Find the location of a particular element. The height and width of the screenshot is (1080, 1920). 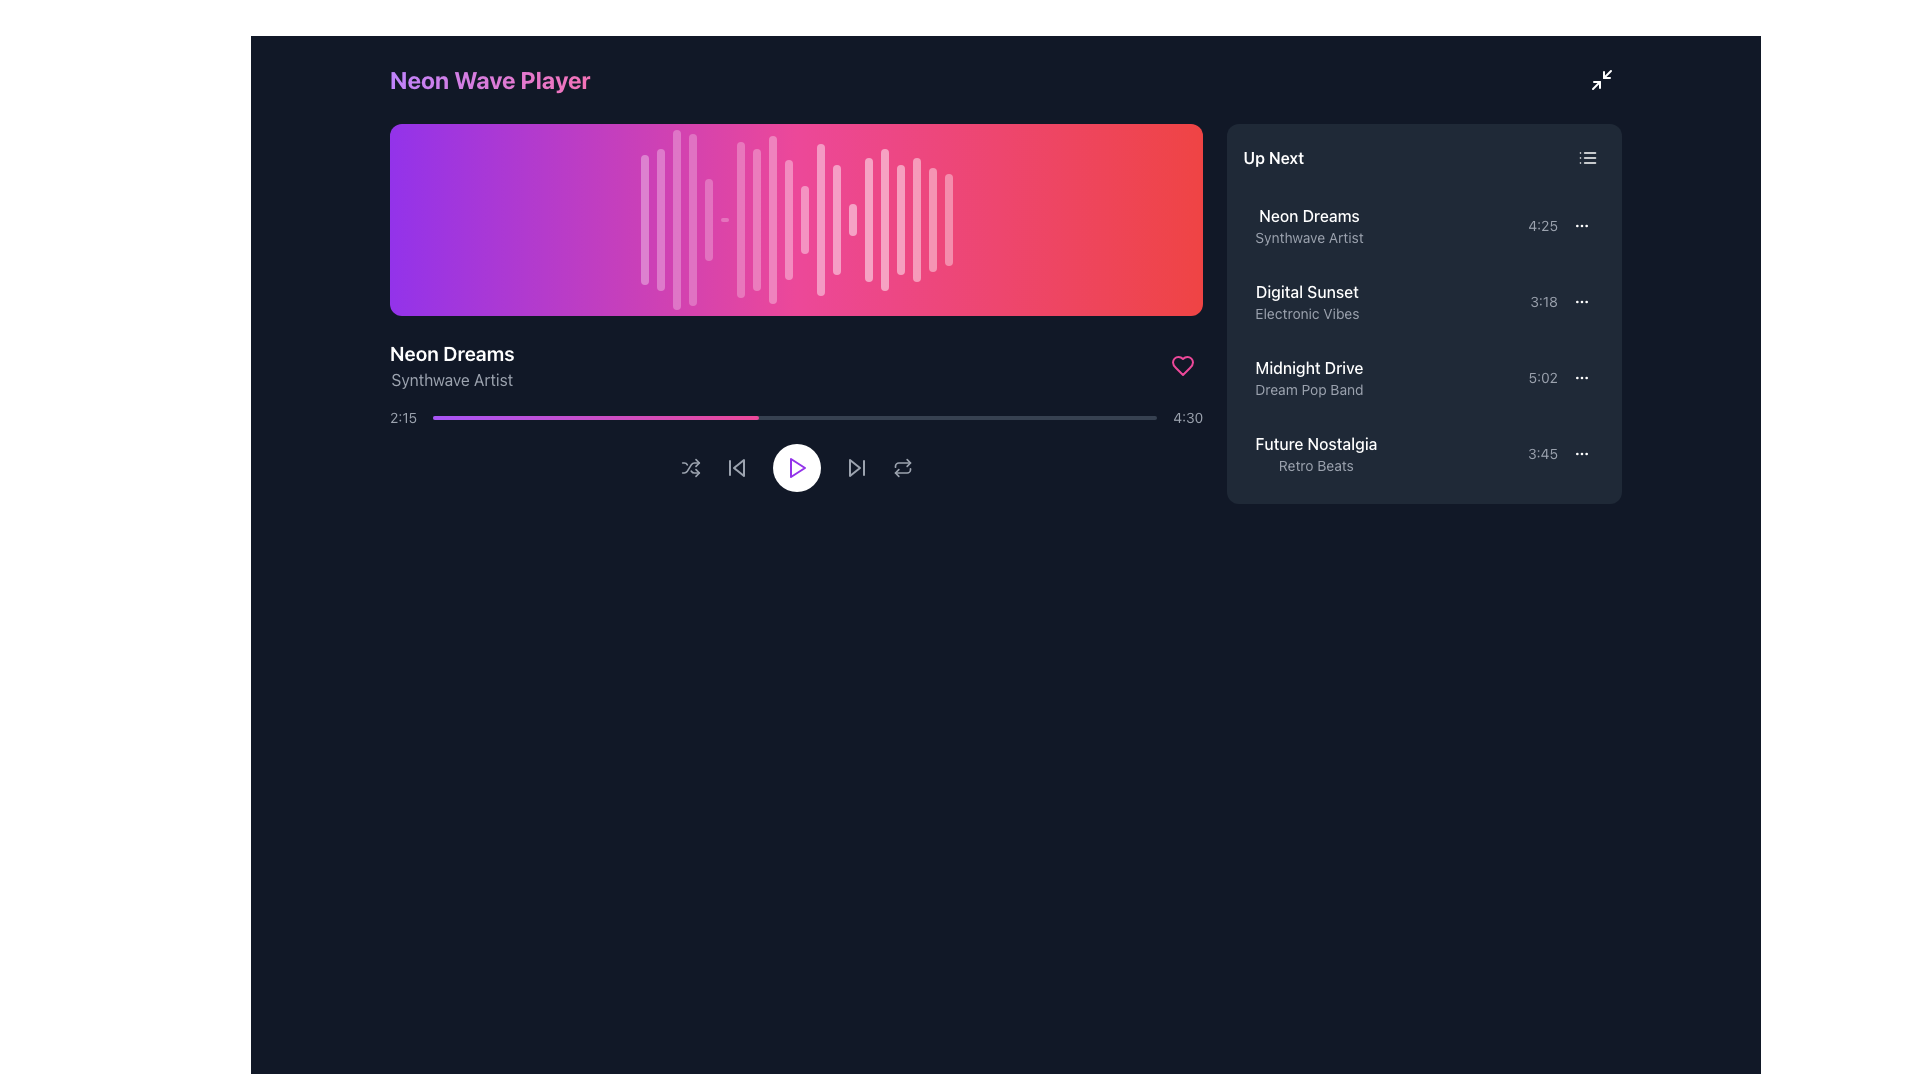

the central play button on the Control Panel is located at coordinates (795, 450).